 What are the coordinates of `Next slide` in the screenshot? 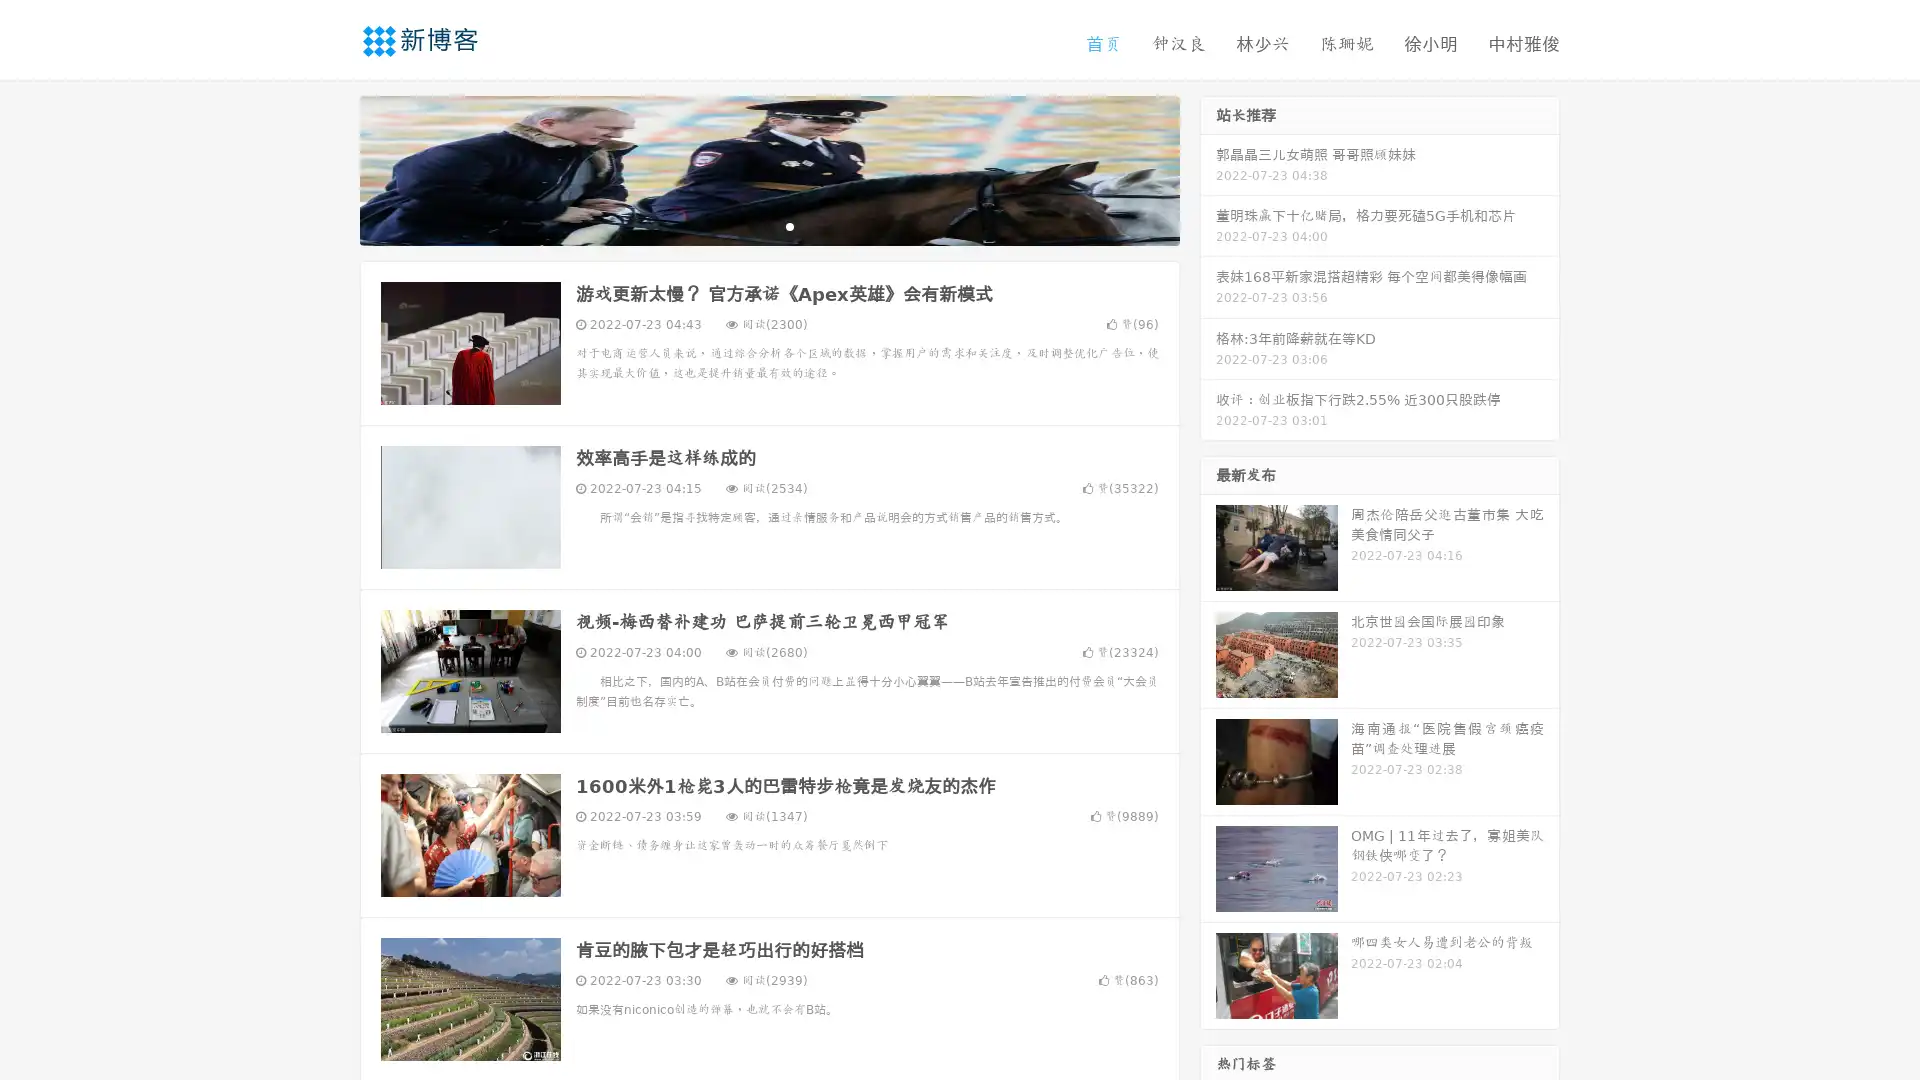 It's located at (1208, 168).